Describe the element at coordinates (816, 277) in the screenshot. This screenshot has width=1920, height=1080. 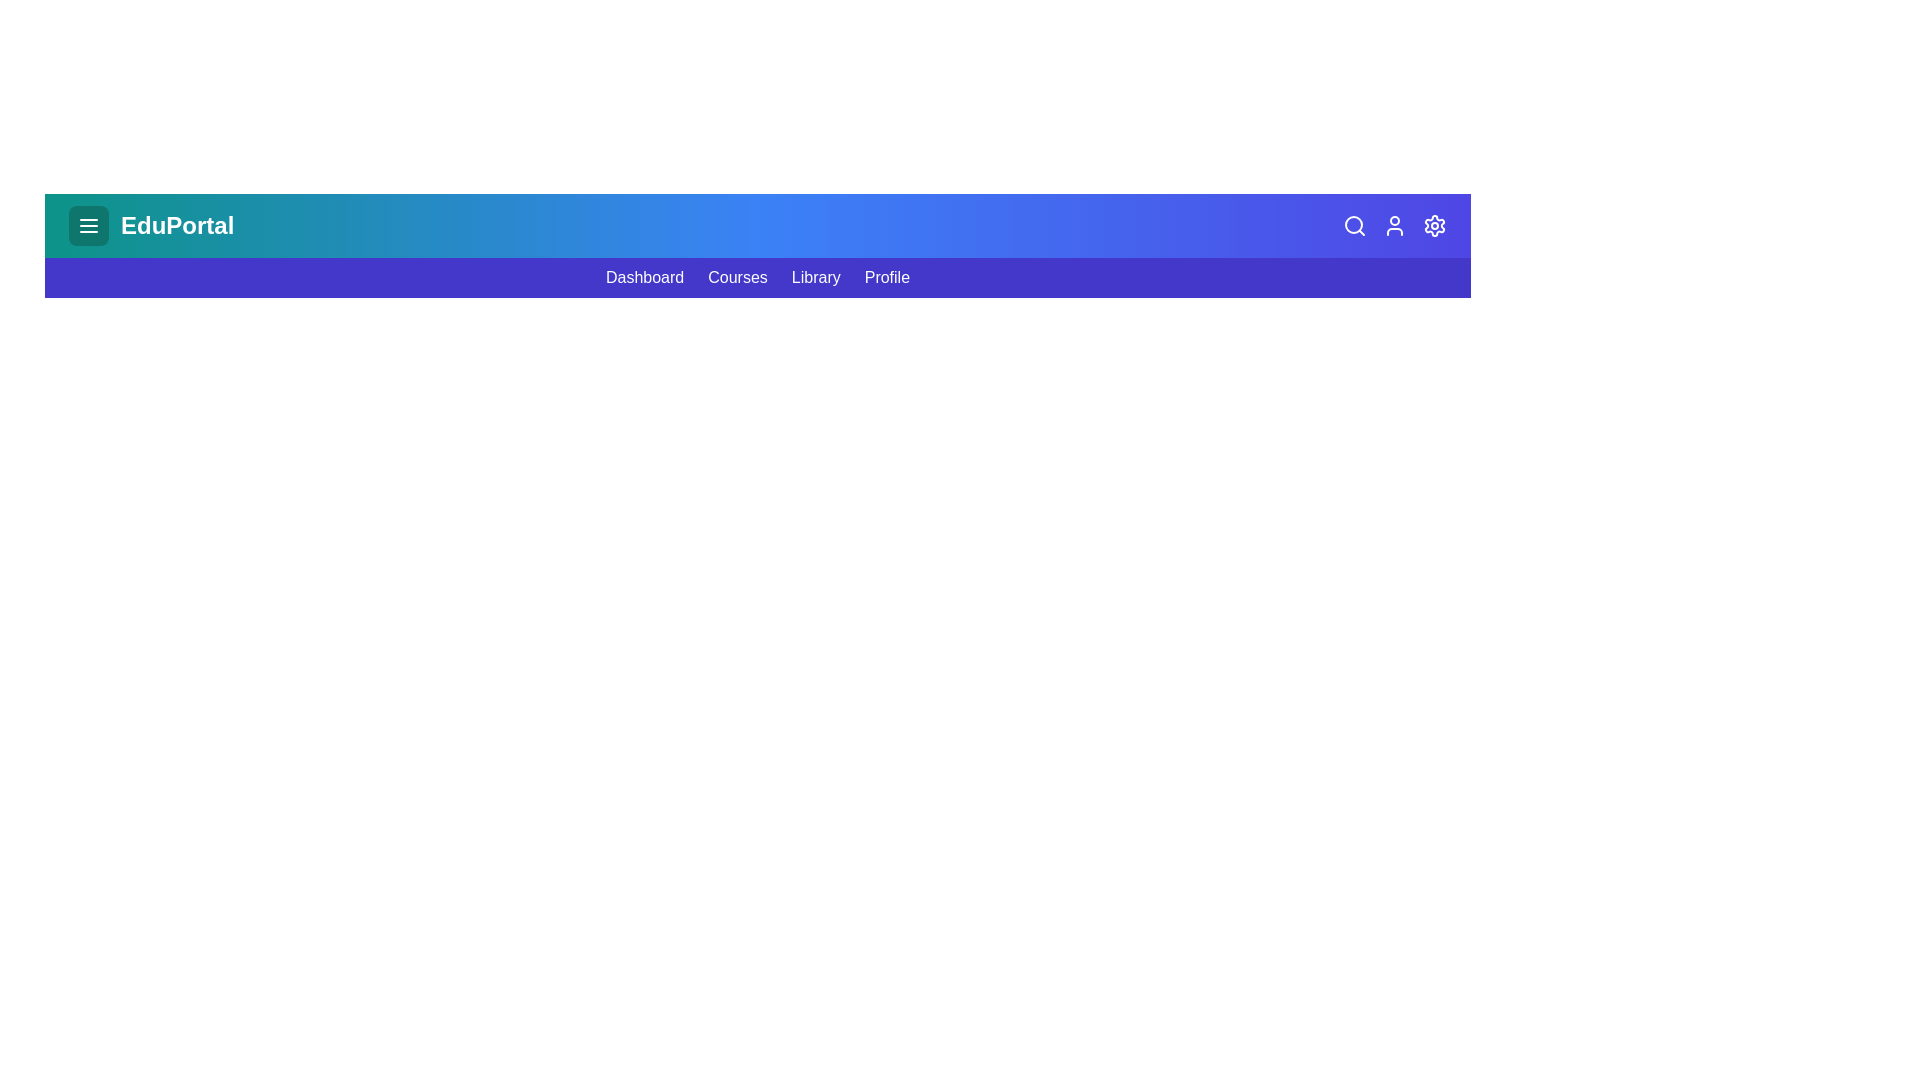
I see `the navigation link Library in the menu bar` at that location.